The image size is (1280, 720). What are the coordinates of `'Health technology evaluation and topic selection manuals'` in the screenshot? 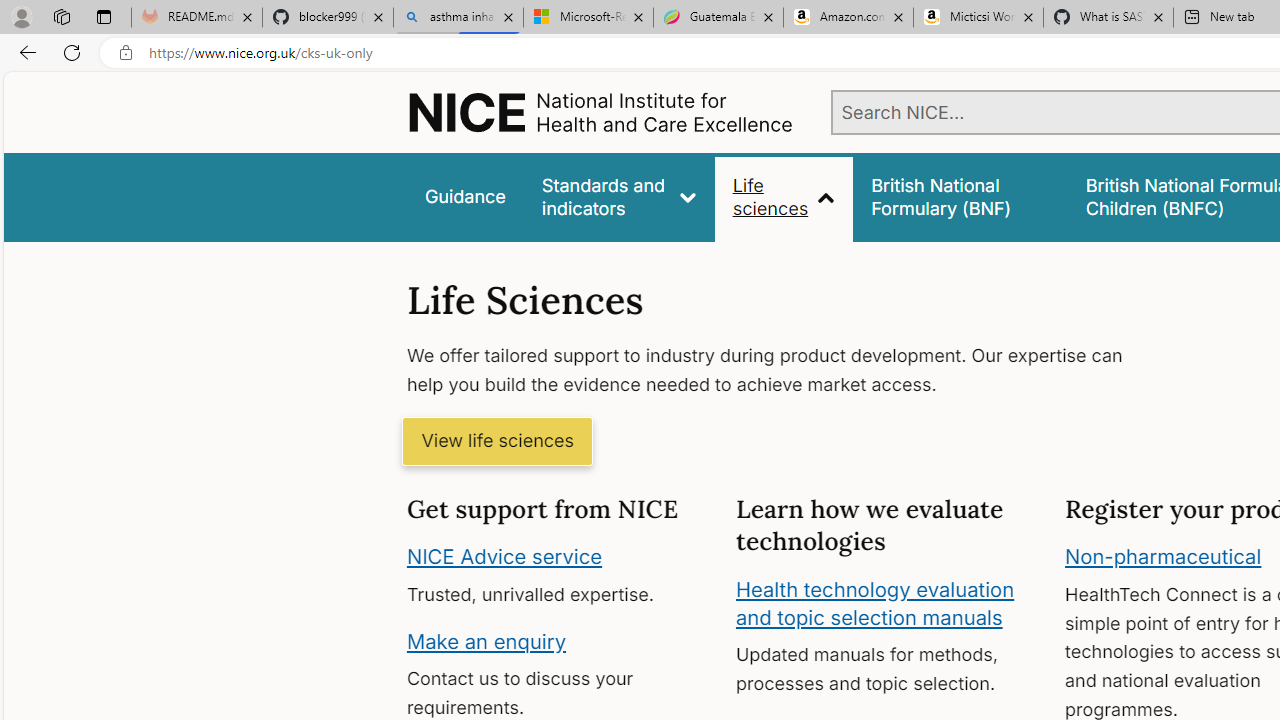 It's located at (874, 602).